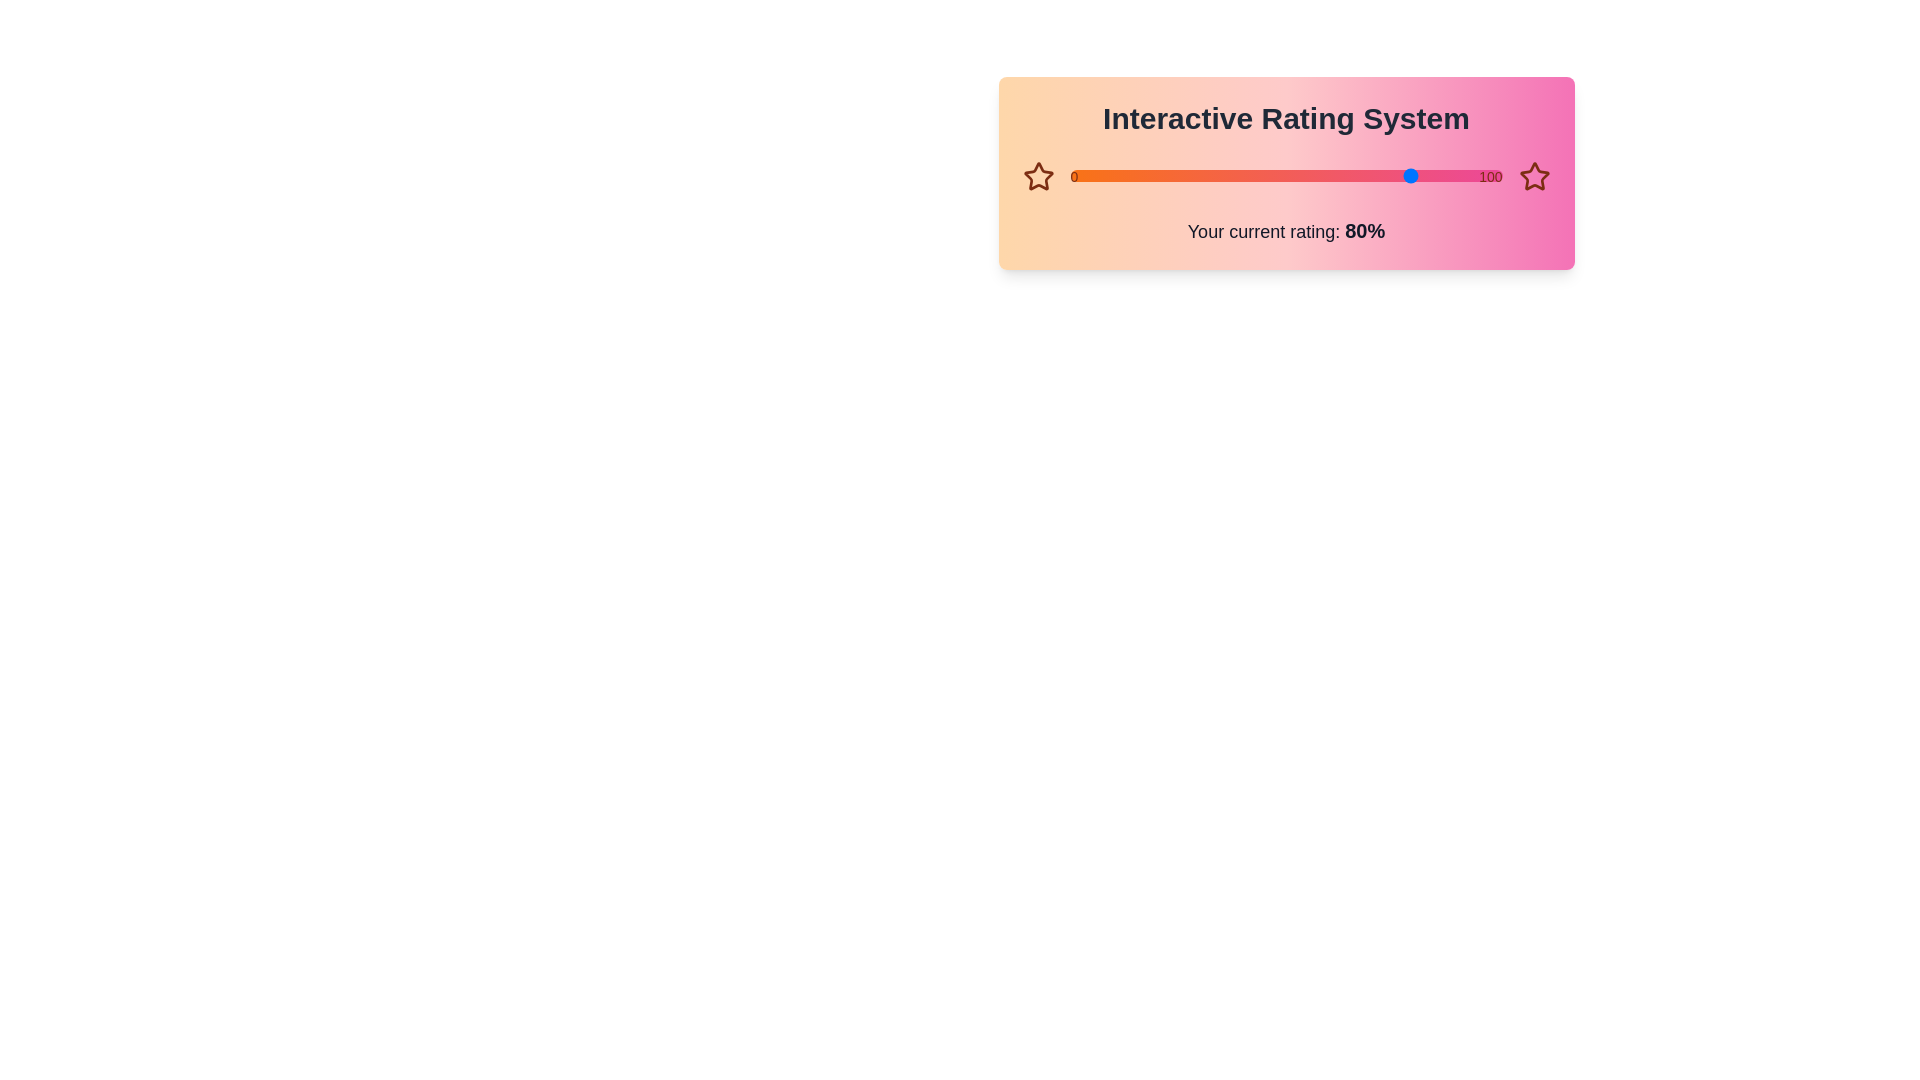  I want to click on the slider track to set the rating to 2%, so click(1078, 175).